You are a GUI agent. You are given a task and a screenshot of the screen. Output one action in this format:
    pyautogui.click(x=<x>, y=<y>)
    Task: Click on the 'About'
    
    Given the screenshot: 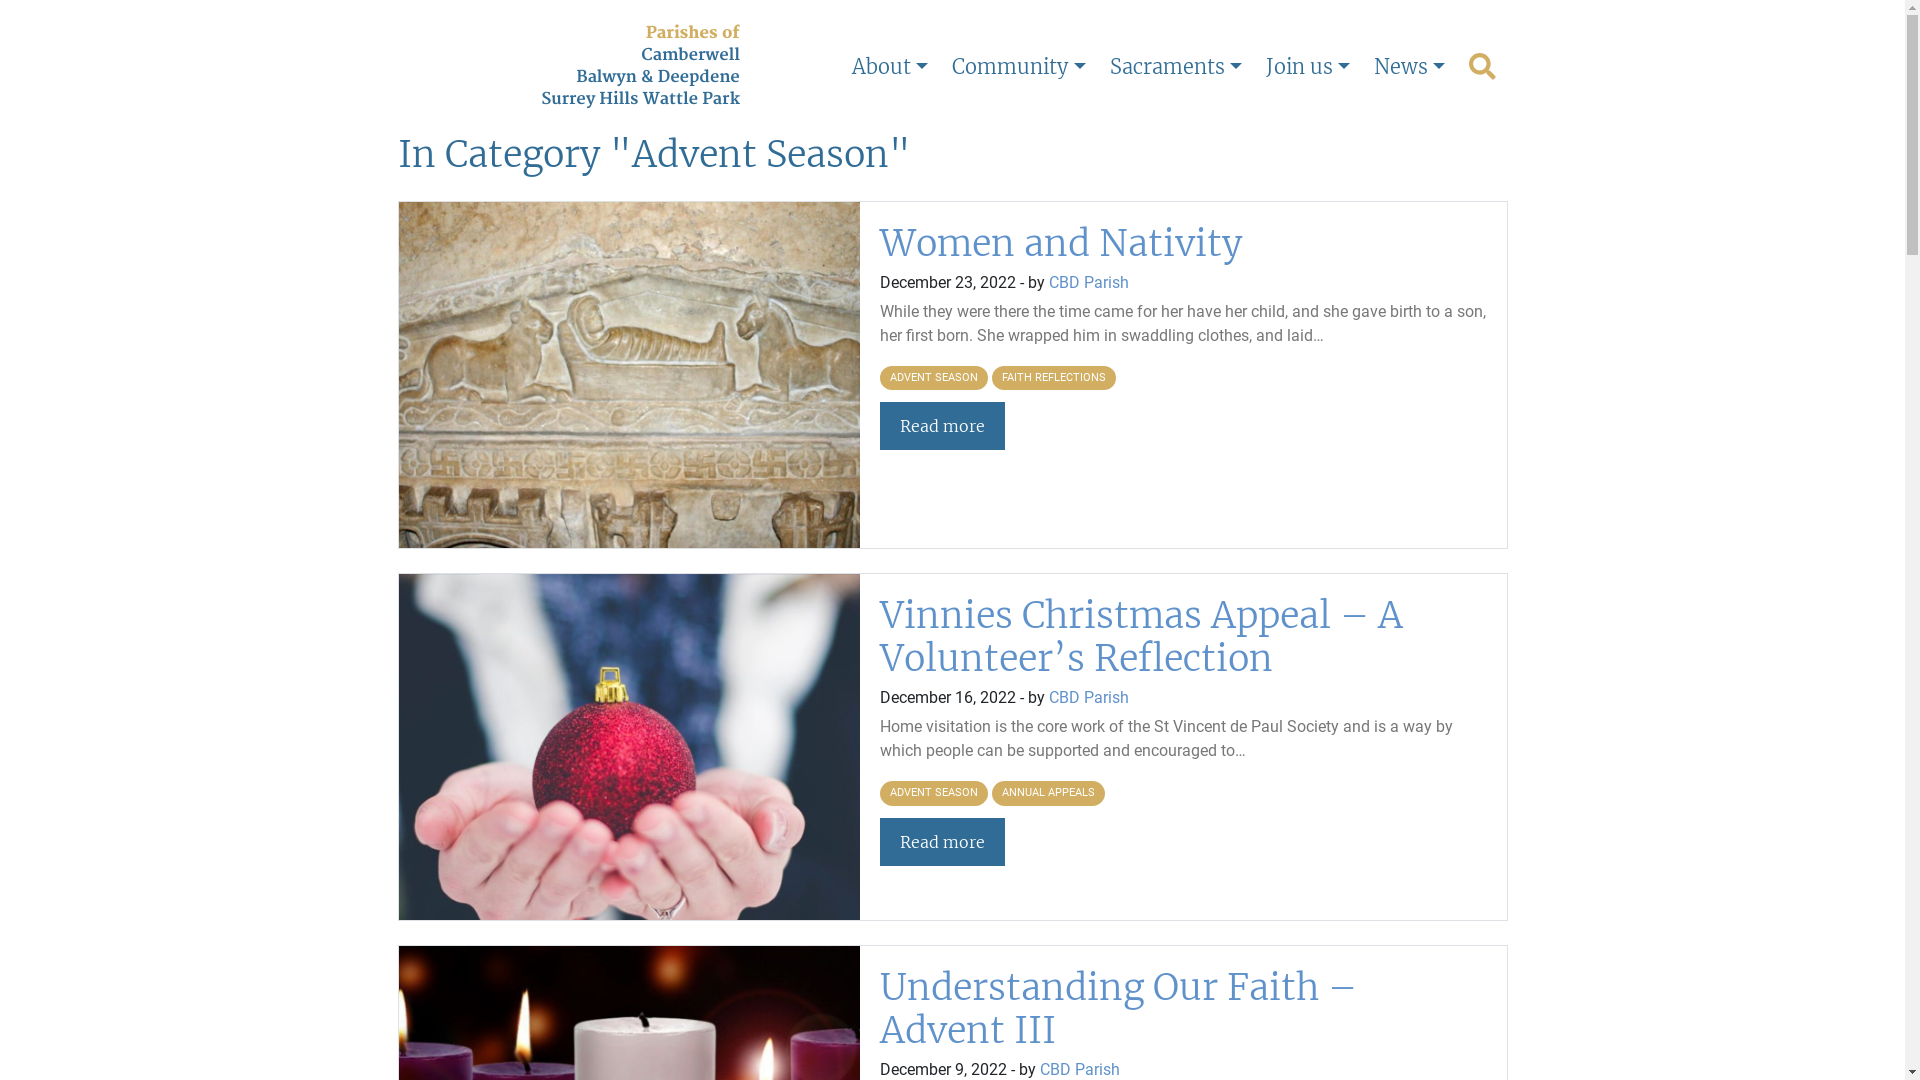 What is the action you would take?
    pyautogui.click(x=888, y=65)
    